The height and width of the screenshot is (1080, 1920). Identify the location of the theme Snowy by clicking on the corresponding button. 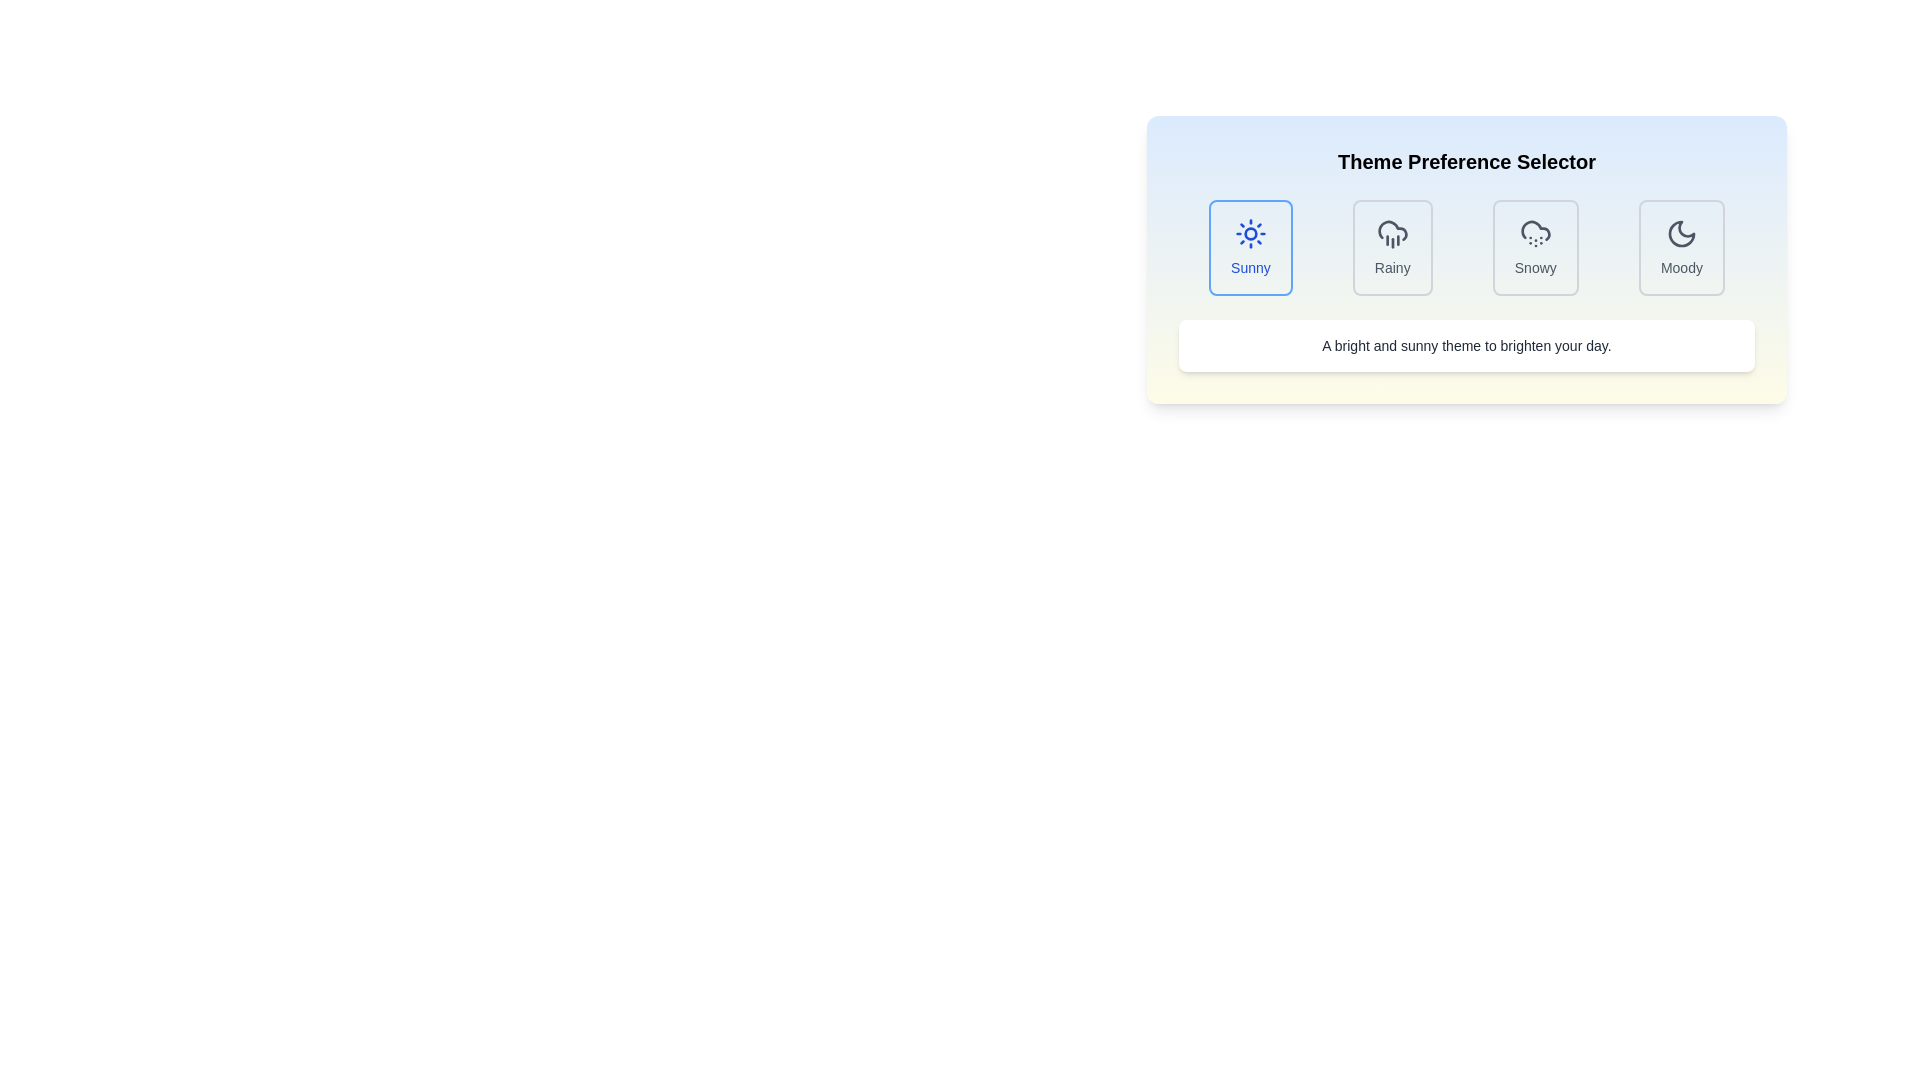
(1534, 246).